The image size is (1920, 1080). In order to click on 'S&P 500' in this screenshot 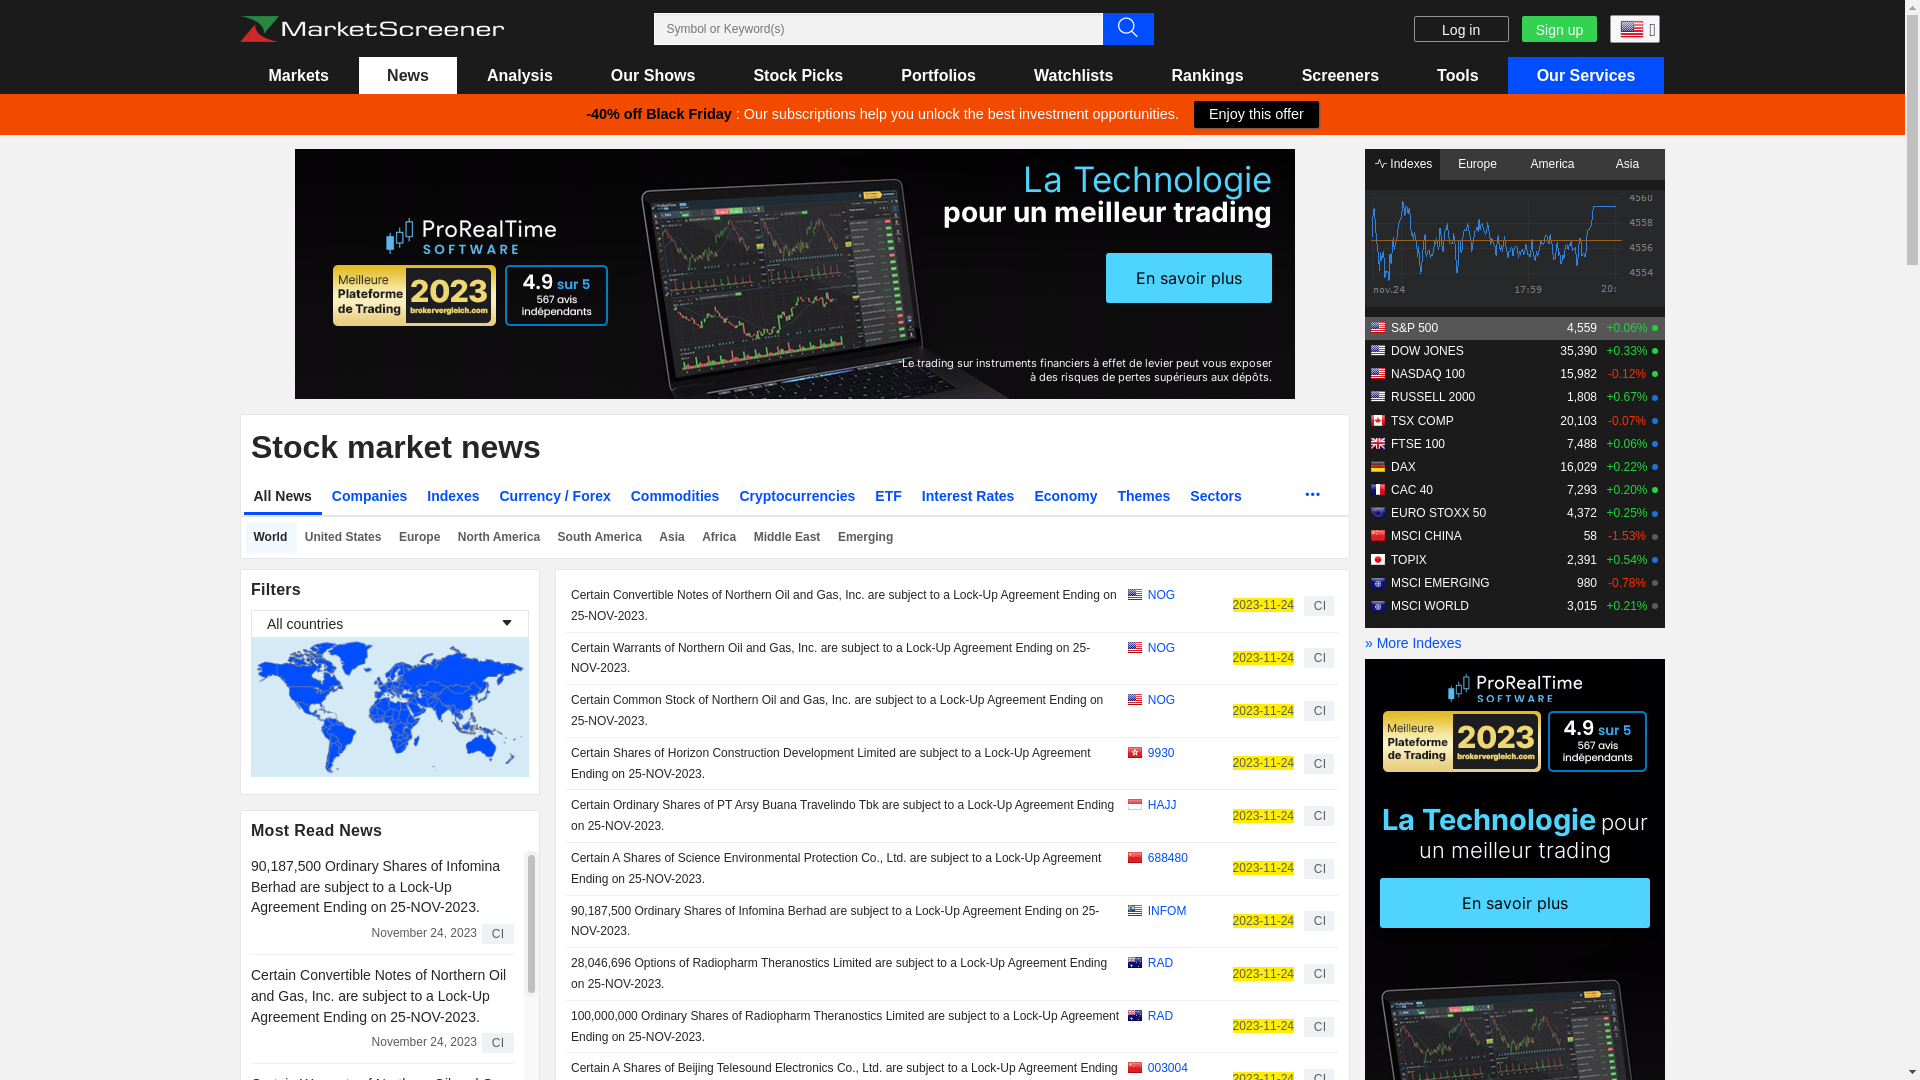, I will do `click(1413, 326)`.